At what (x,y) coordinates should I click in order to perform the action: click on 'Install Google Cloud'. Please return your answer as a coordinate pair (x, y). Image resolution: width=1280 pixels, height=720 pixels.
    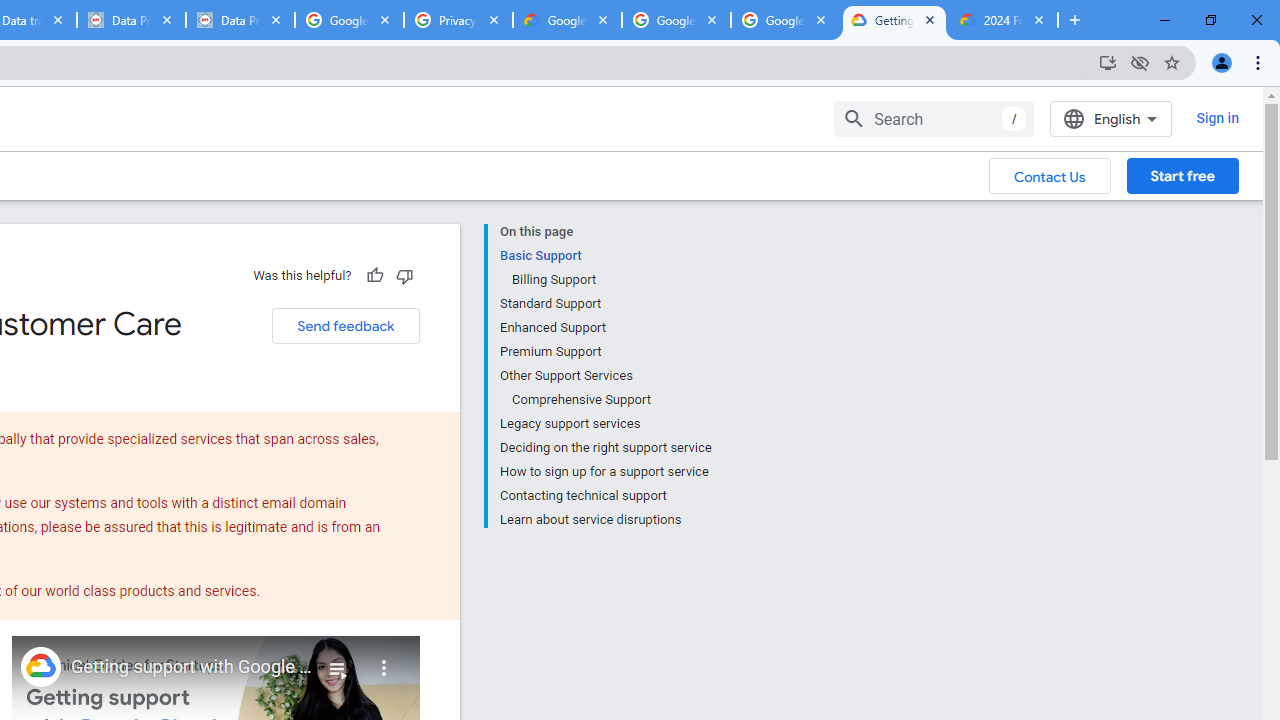
    Looking at the image, I should click on (1106, 61).